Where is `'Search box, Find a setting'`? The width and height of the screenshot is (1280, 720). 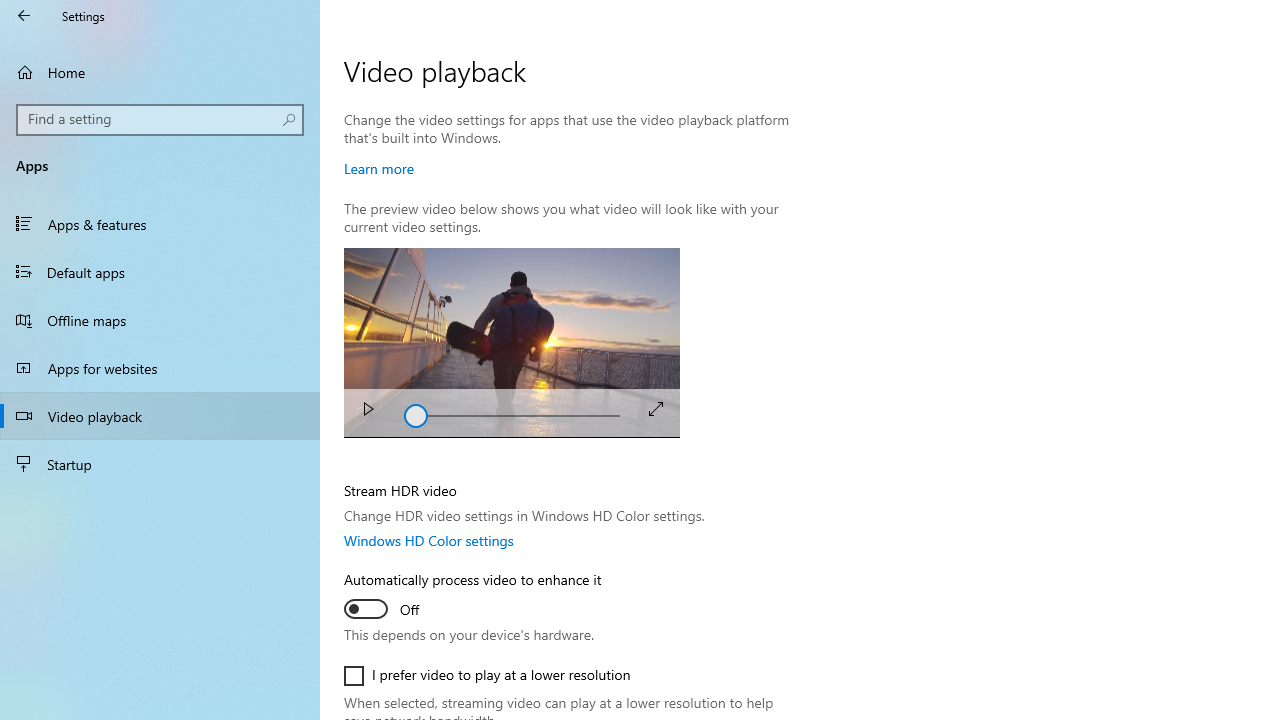 'Search box, Find a setting' is located at coordinates (160, 119).